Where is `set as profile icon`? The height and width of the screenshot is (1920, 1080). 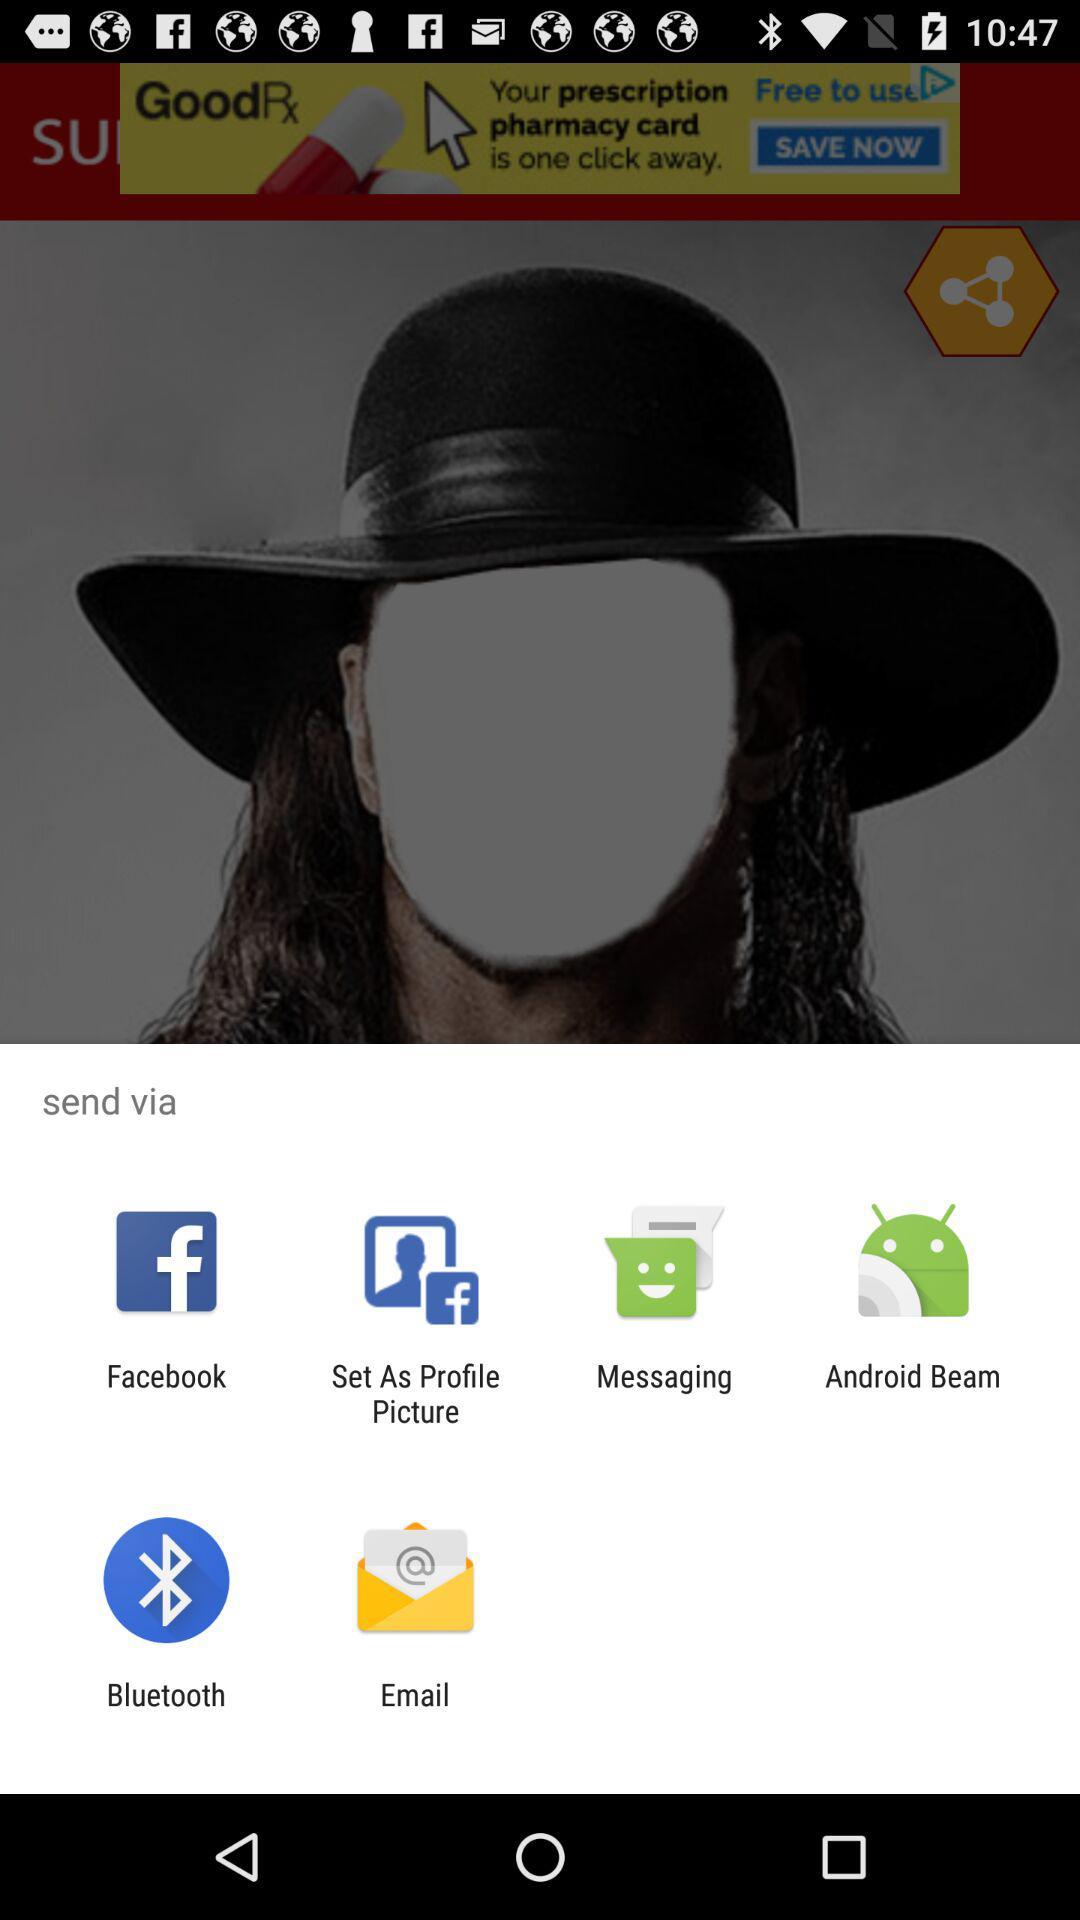 set as profile icon is located at coordinates (414, 1392).